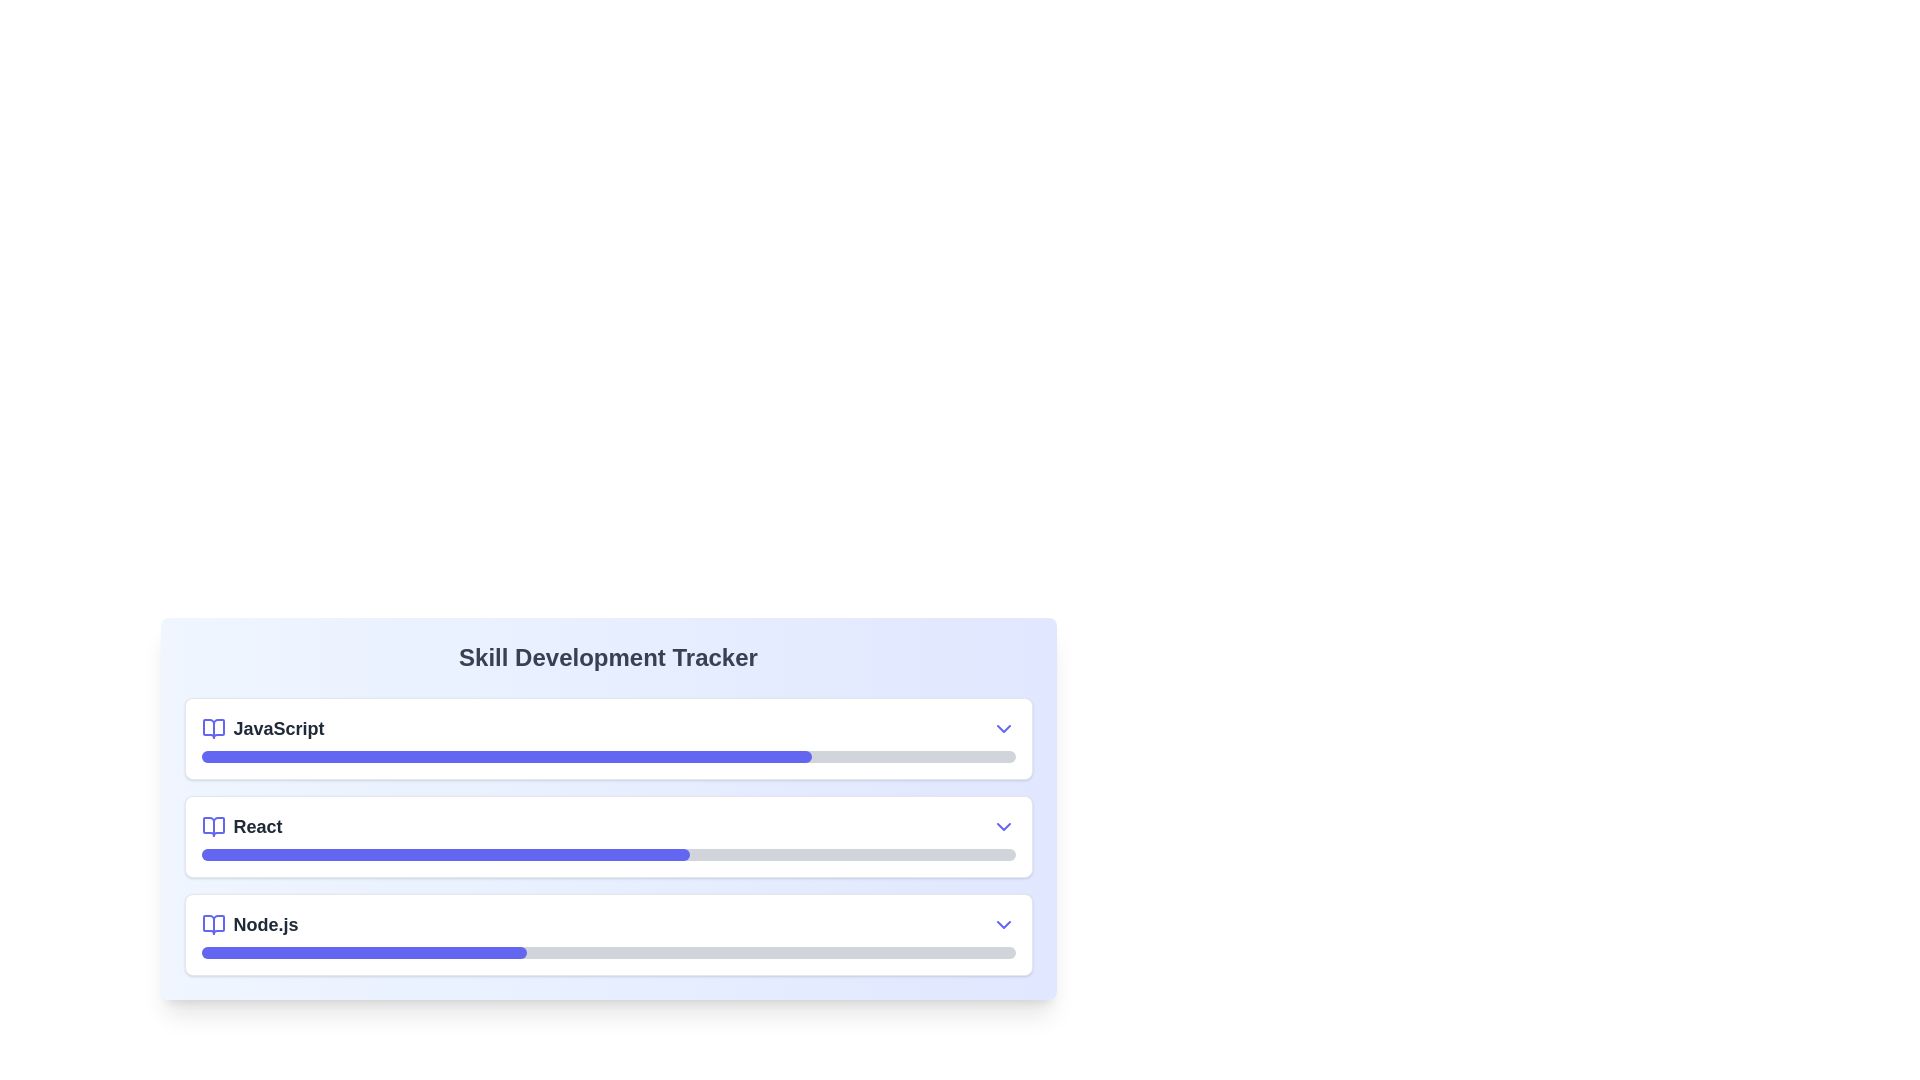 The width and height of the screenshot is (1920, 1080). I want to click on the Node.js text label in the skill tracker interface, which is the last item in a vertical list of skill items, helping users correlate it with its progress bar, so click(264, 925).